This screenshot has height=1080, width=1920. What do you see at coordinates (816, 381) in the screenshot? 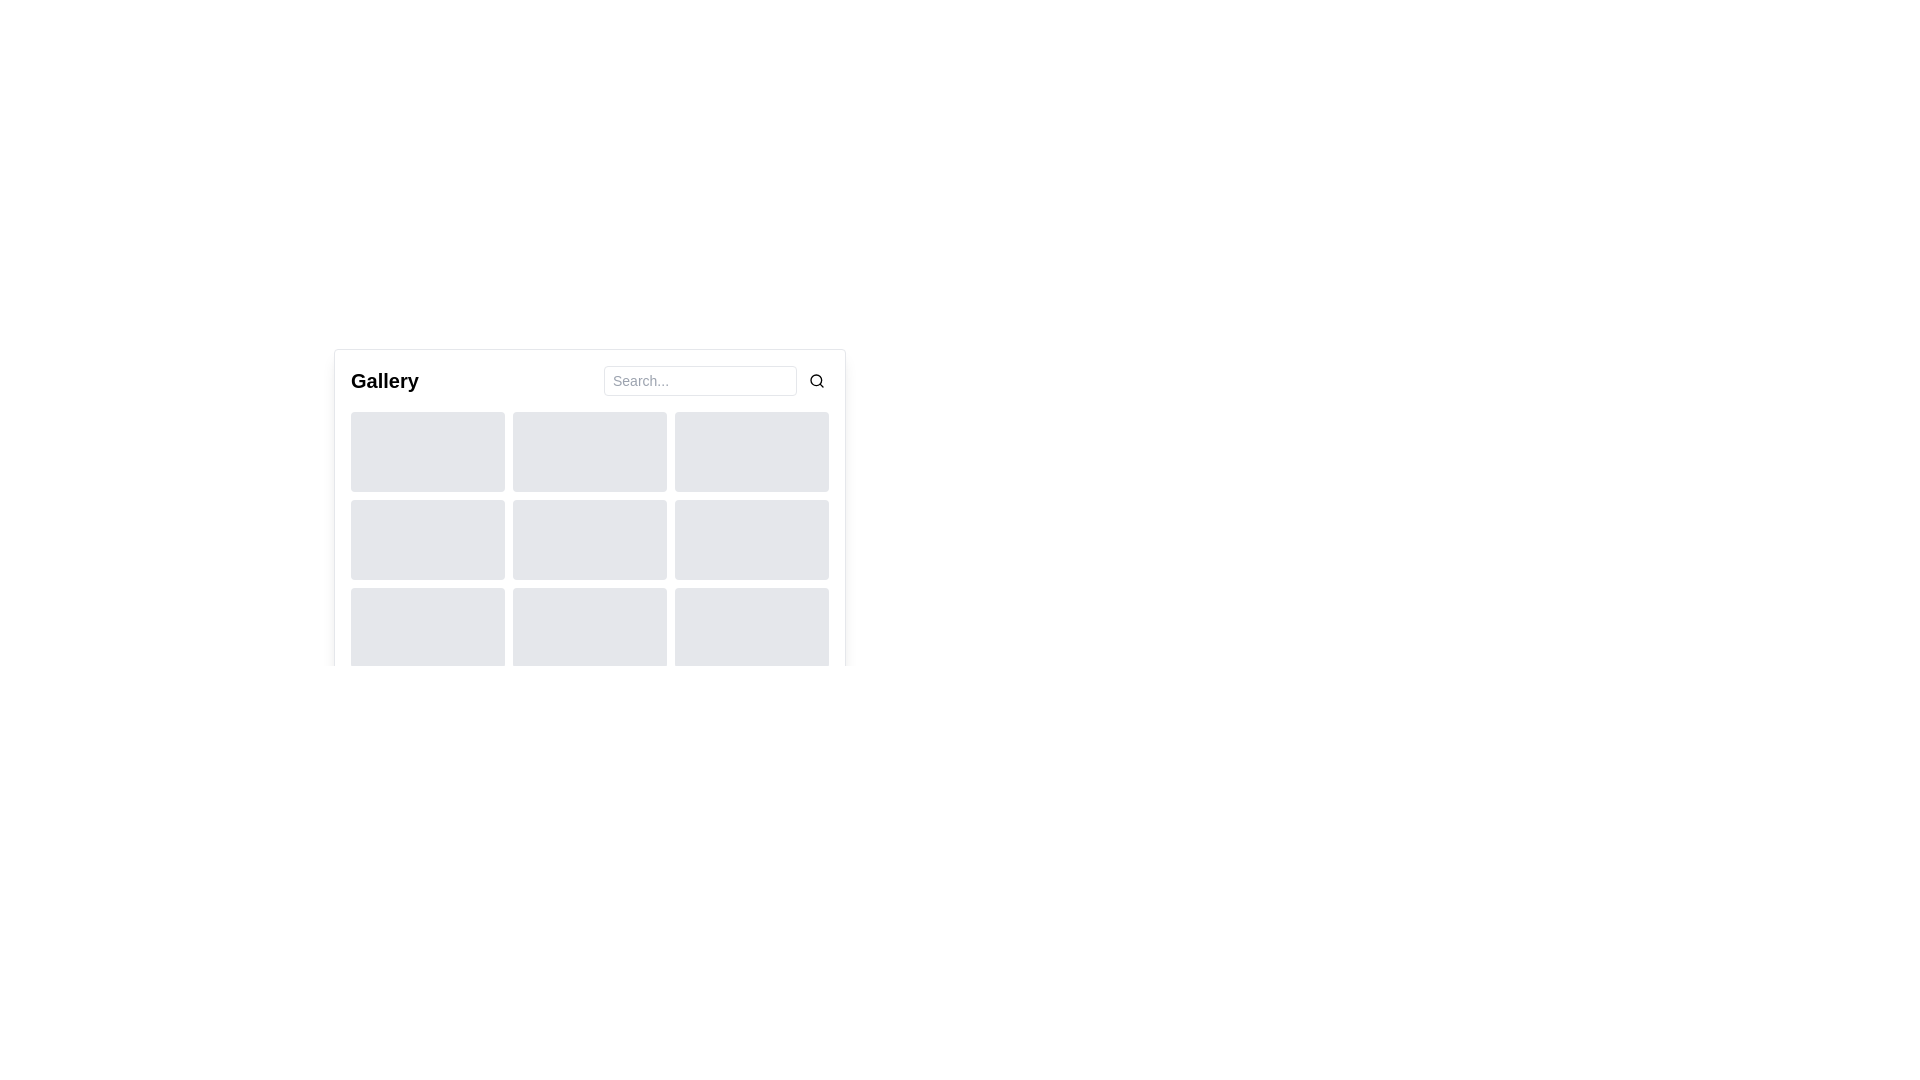
I see `the magnifying glass icon located at the far-right end of the search bar` at bounding box center [816, 381].